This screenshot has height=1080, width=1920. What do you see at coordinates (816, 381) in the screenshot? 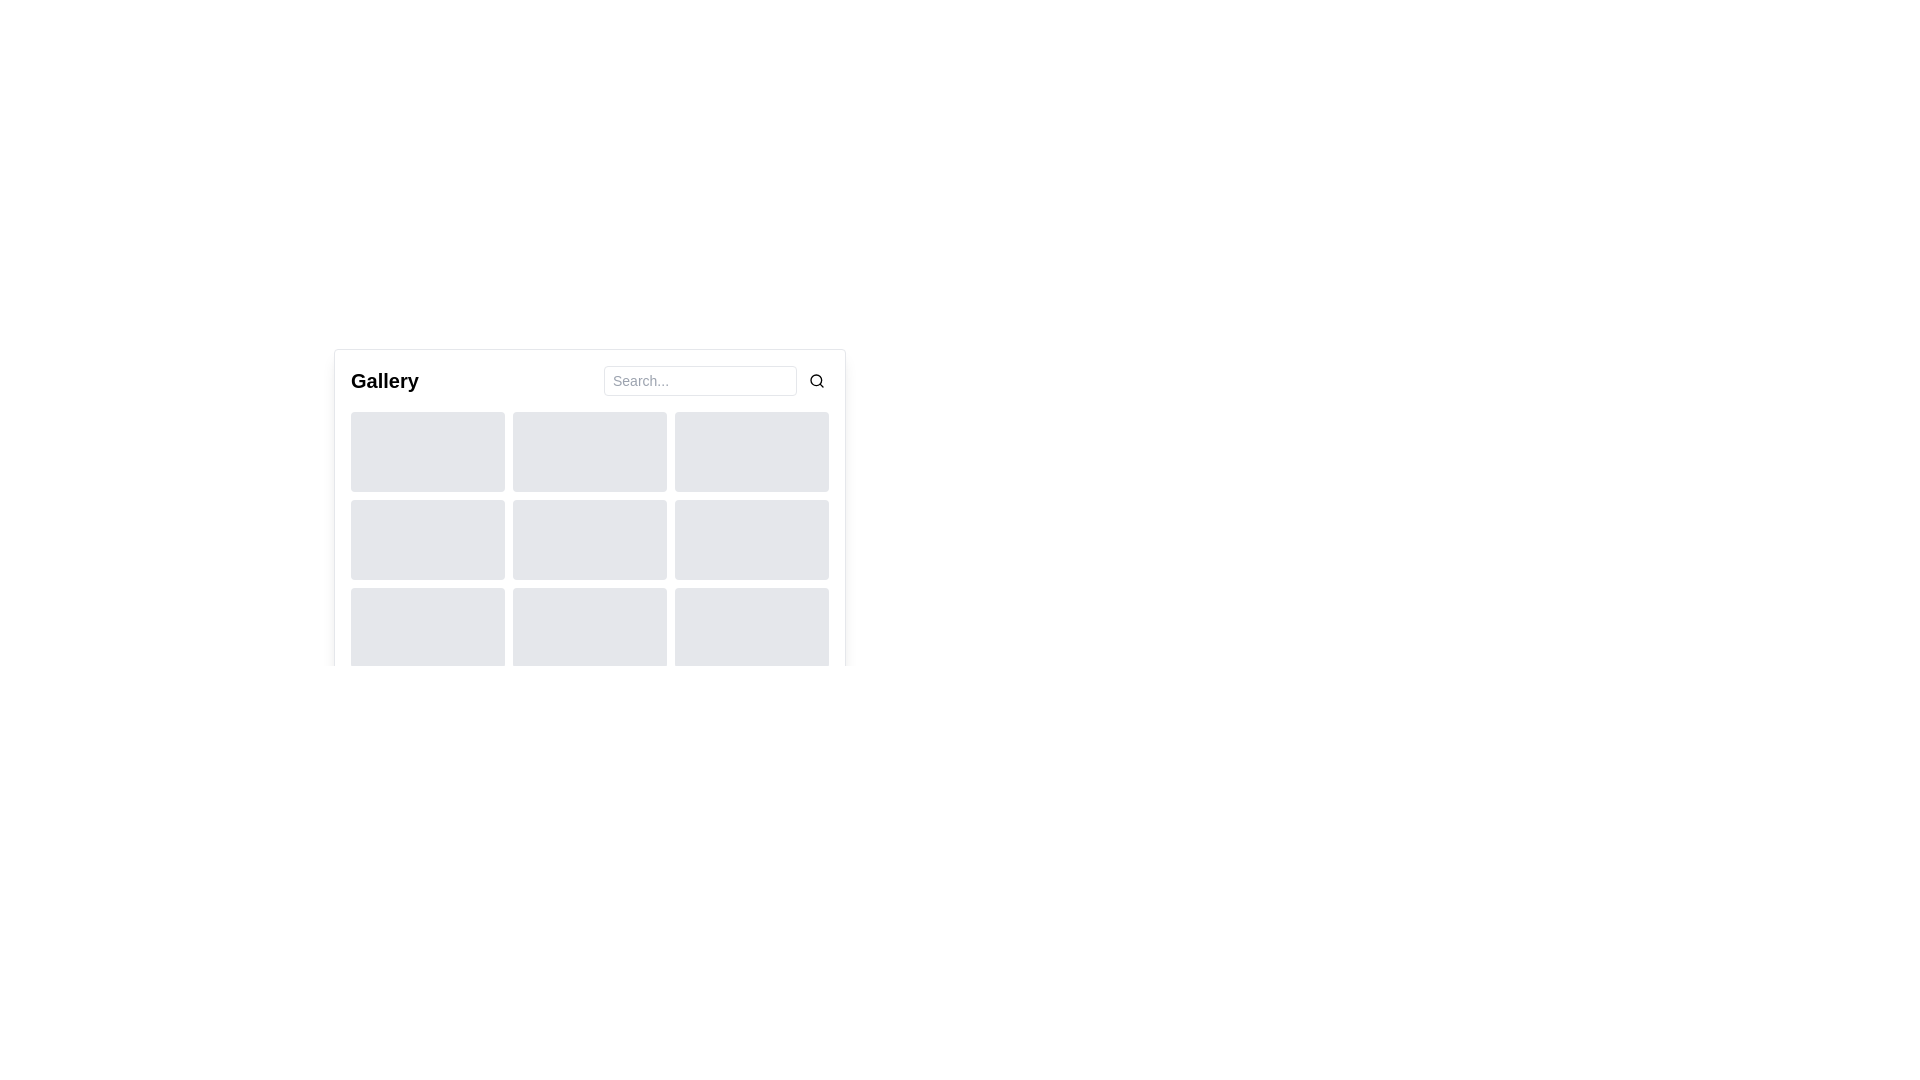
I see `the magnifying glass icon located at the far-right end of the search bar` at bounding box center [816, 381].